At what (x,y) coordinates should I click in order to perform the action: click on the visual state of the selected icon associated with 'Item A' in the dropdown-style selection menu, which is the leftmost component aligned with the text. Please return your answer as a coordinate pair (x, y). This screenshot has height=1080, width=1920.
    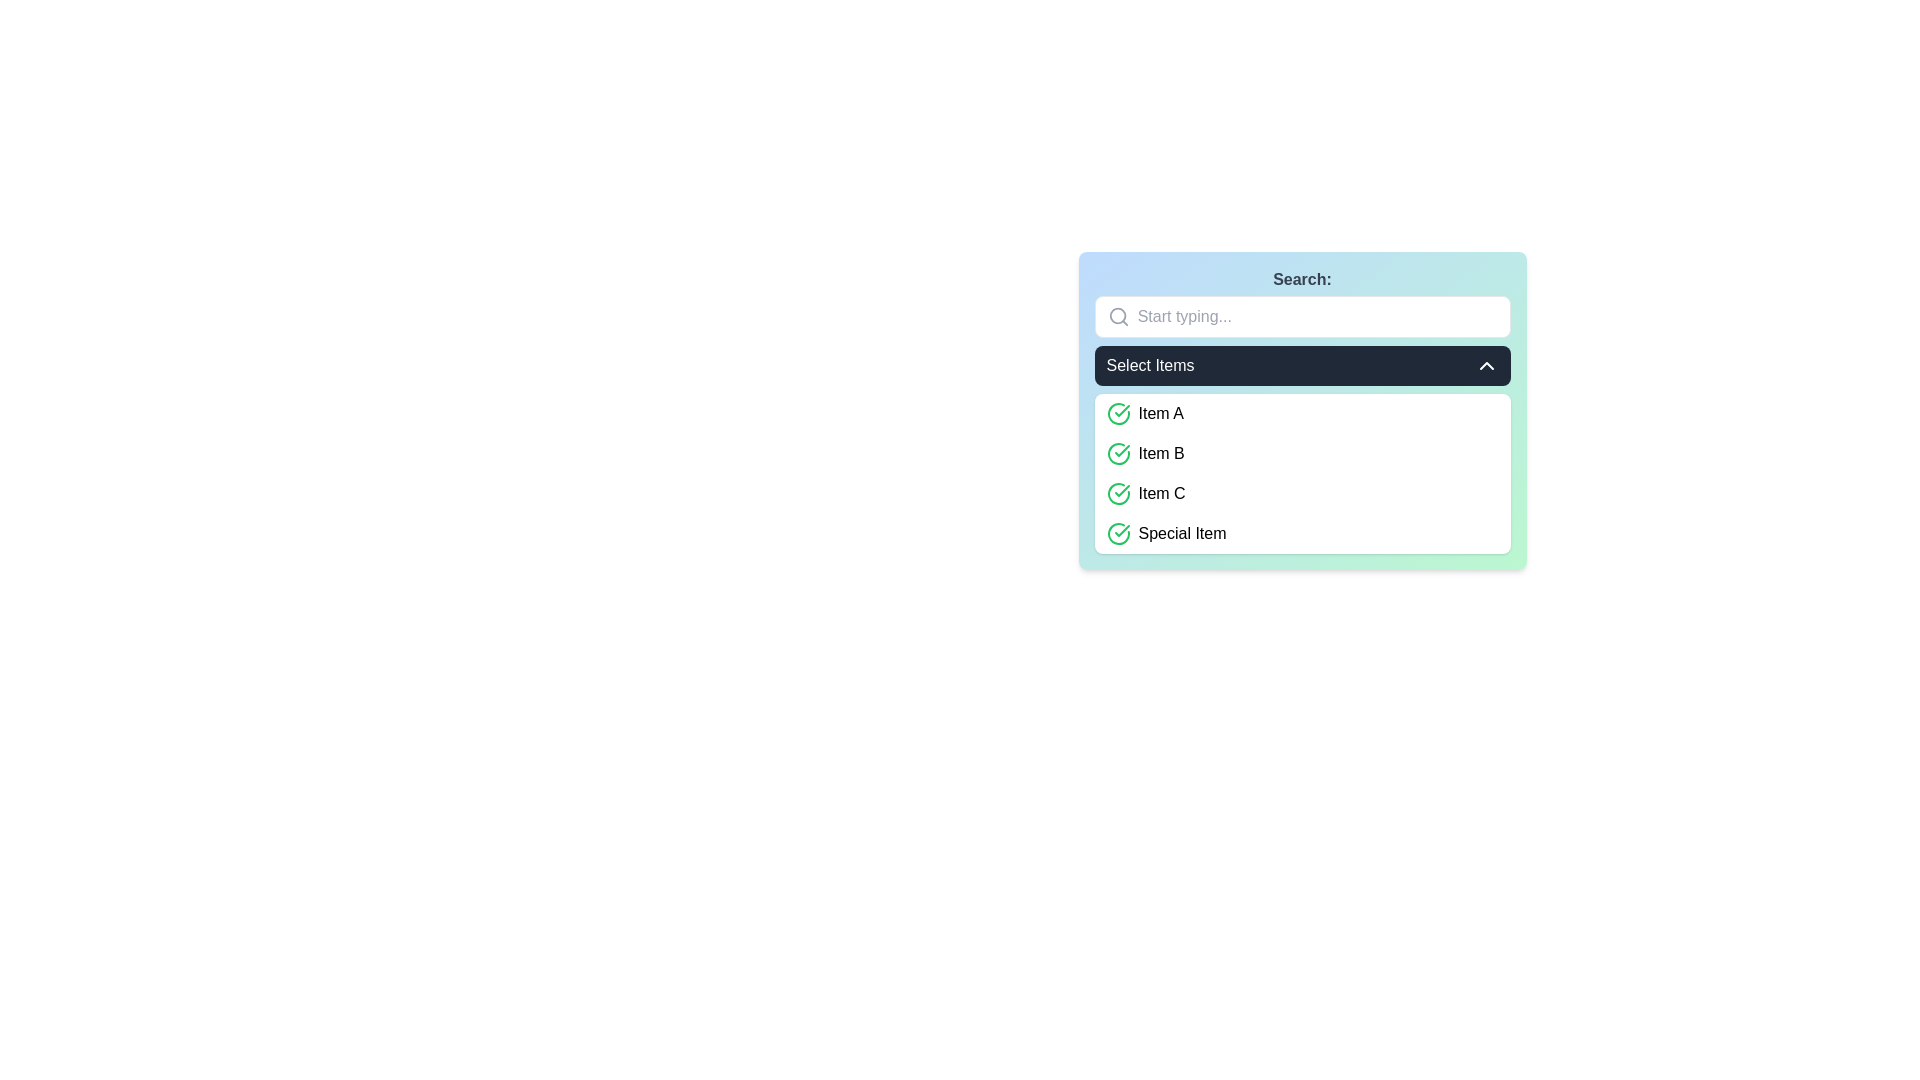
    Looking at the image, I should click on (1117, 412).